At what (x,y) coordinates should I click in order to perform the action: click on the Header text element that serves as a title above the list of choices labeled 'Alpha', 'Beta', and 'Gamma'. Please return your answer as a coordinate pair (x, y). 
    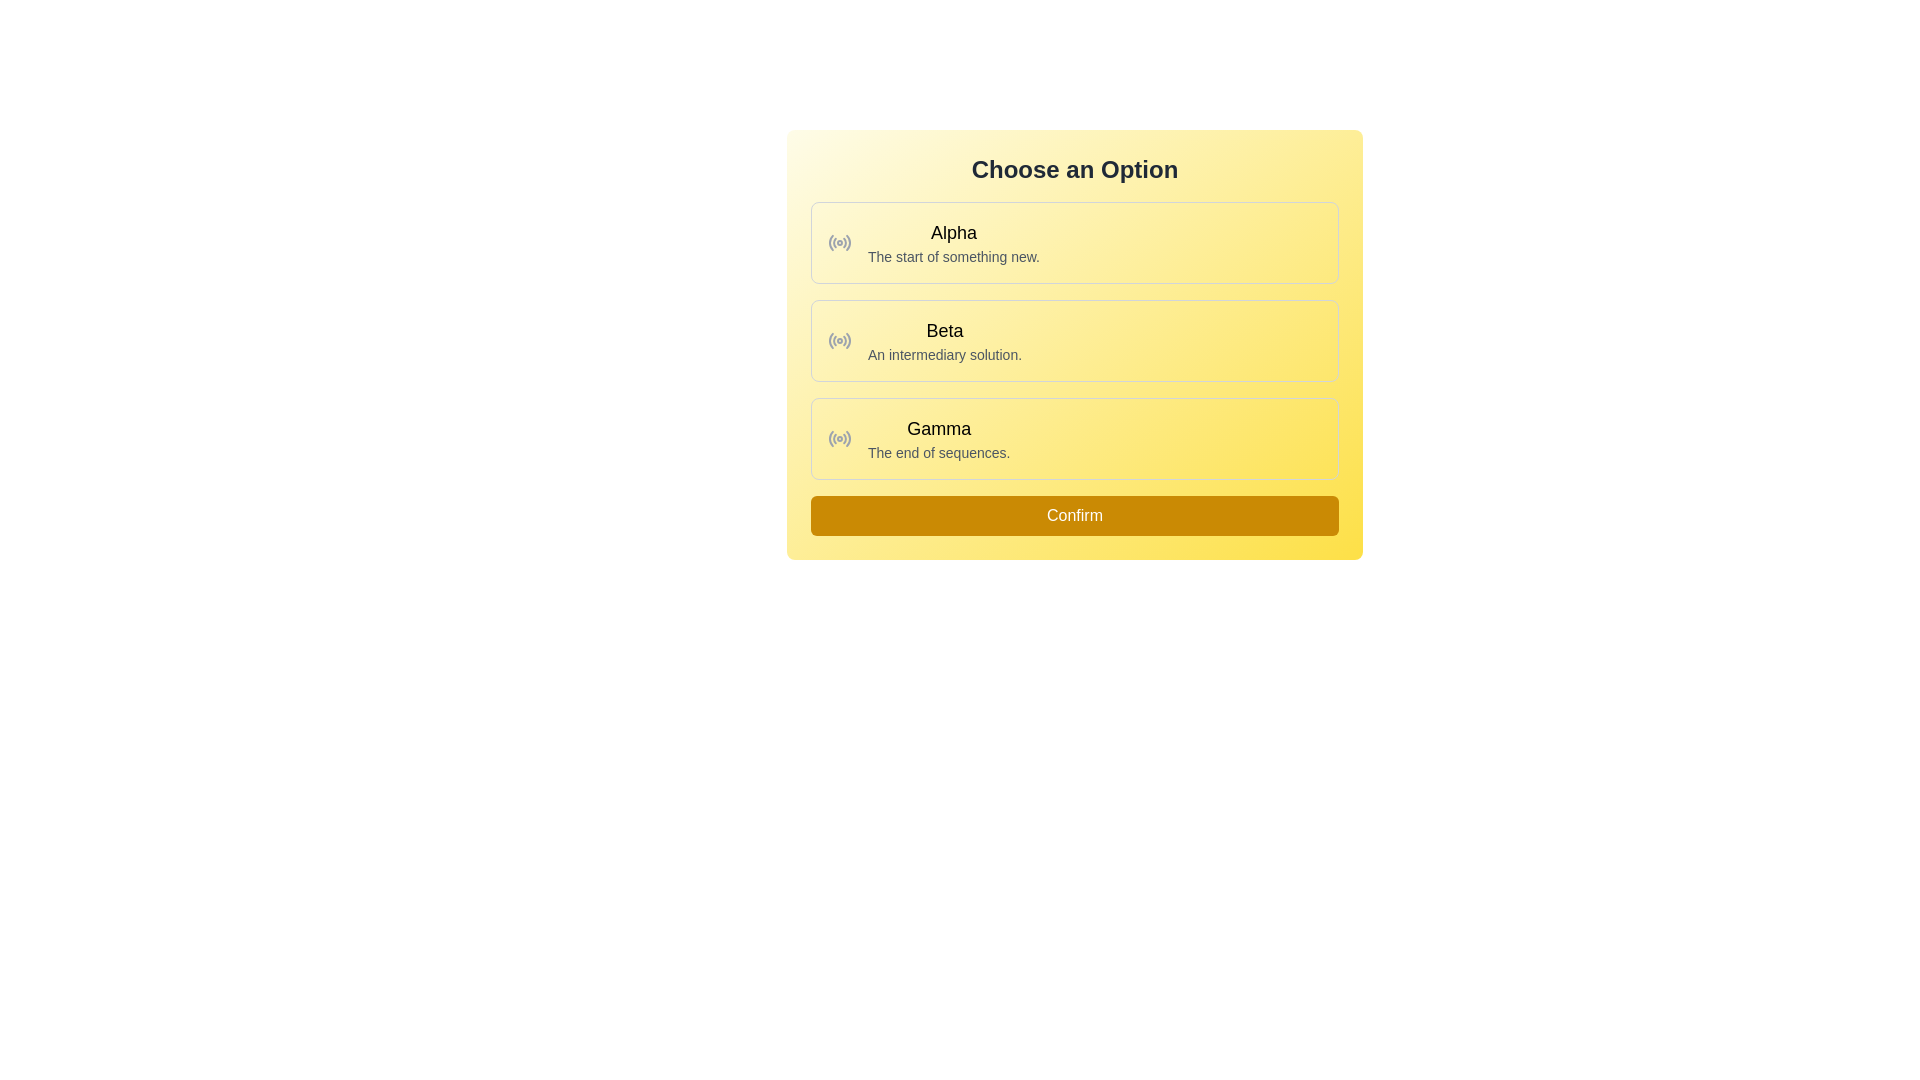
    Looking at the image, I should click on (1074, 168).